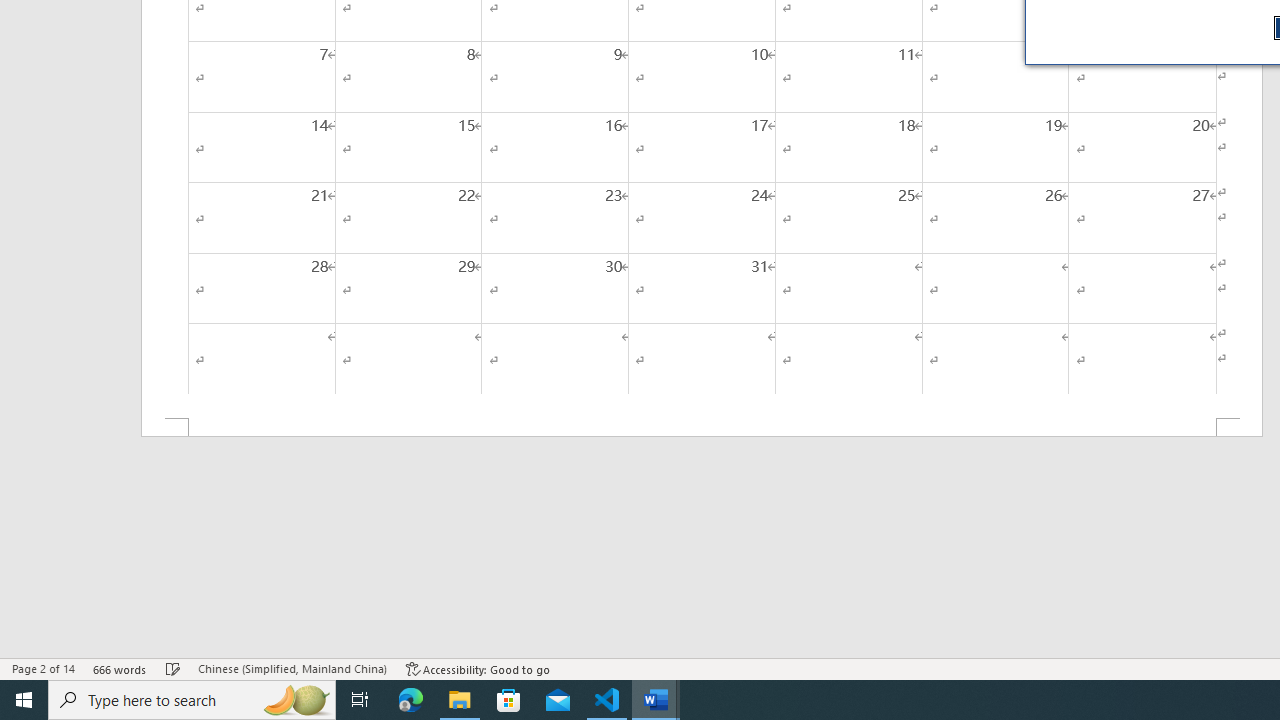 Image resolution: width=1280 pixels, height=720 pixels. Describe the element at coordinates (477, 669) in the screenshot. I see `'Accessibility Checker Accessibility: Good to go'` at that location.